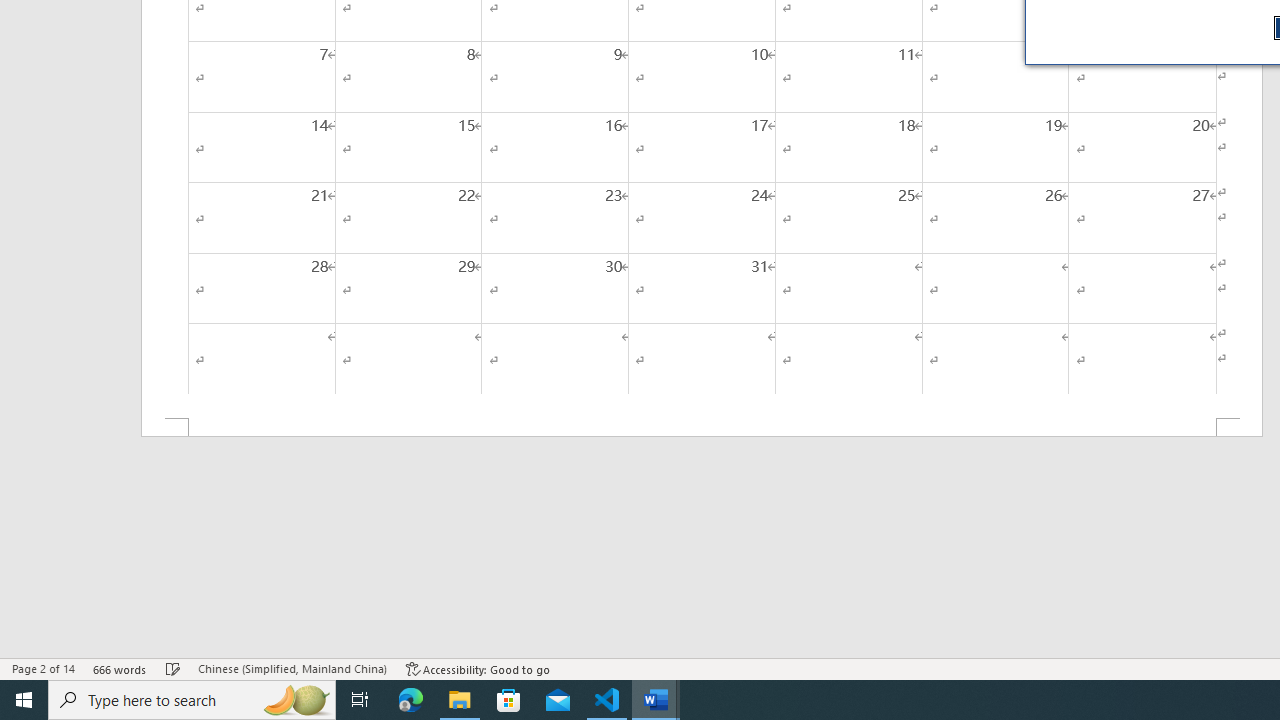 Image resolution: width=1280 pixels, height=720 pixels. Describe the element at coordinates (477, 669) in the screenshot. I see `'Accessibility Checker Accessibility: Good to go'` at that location.